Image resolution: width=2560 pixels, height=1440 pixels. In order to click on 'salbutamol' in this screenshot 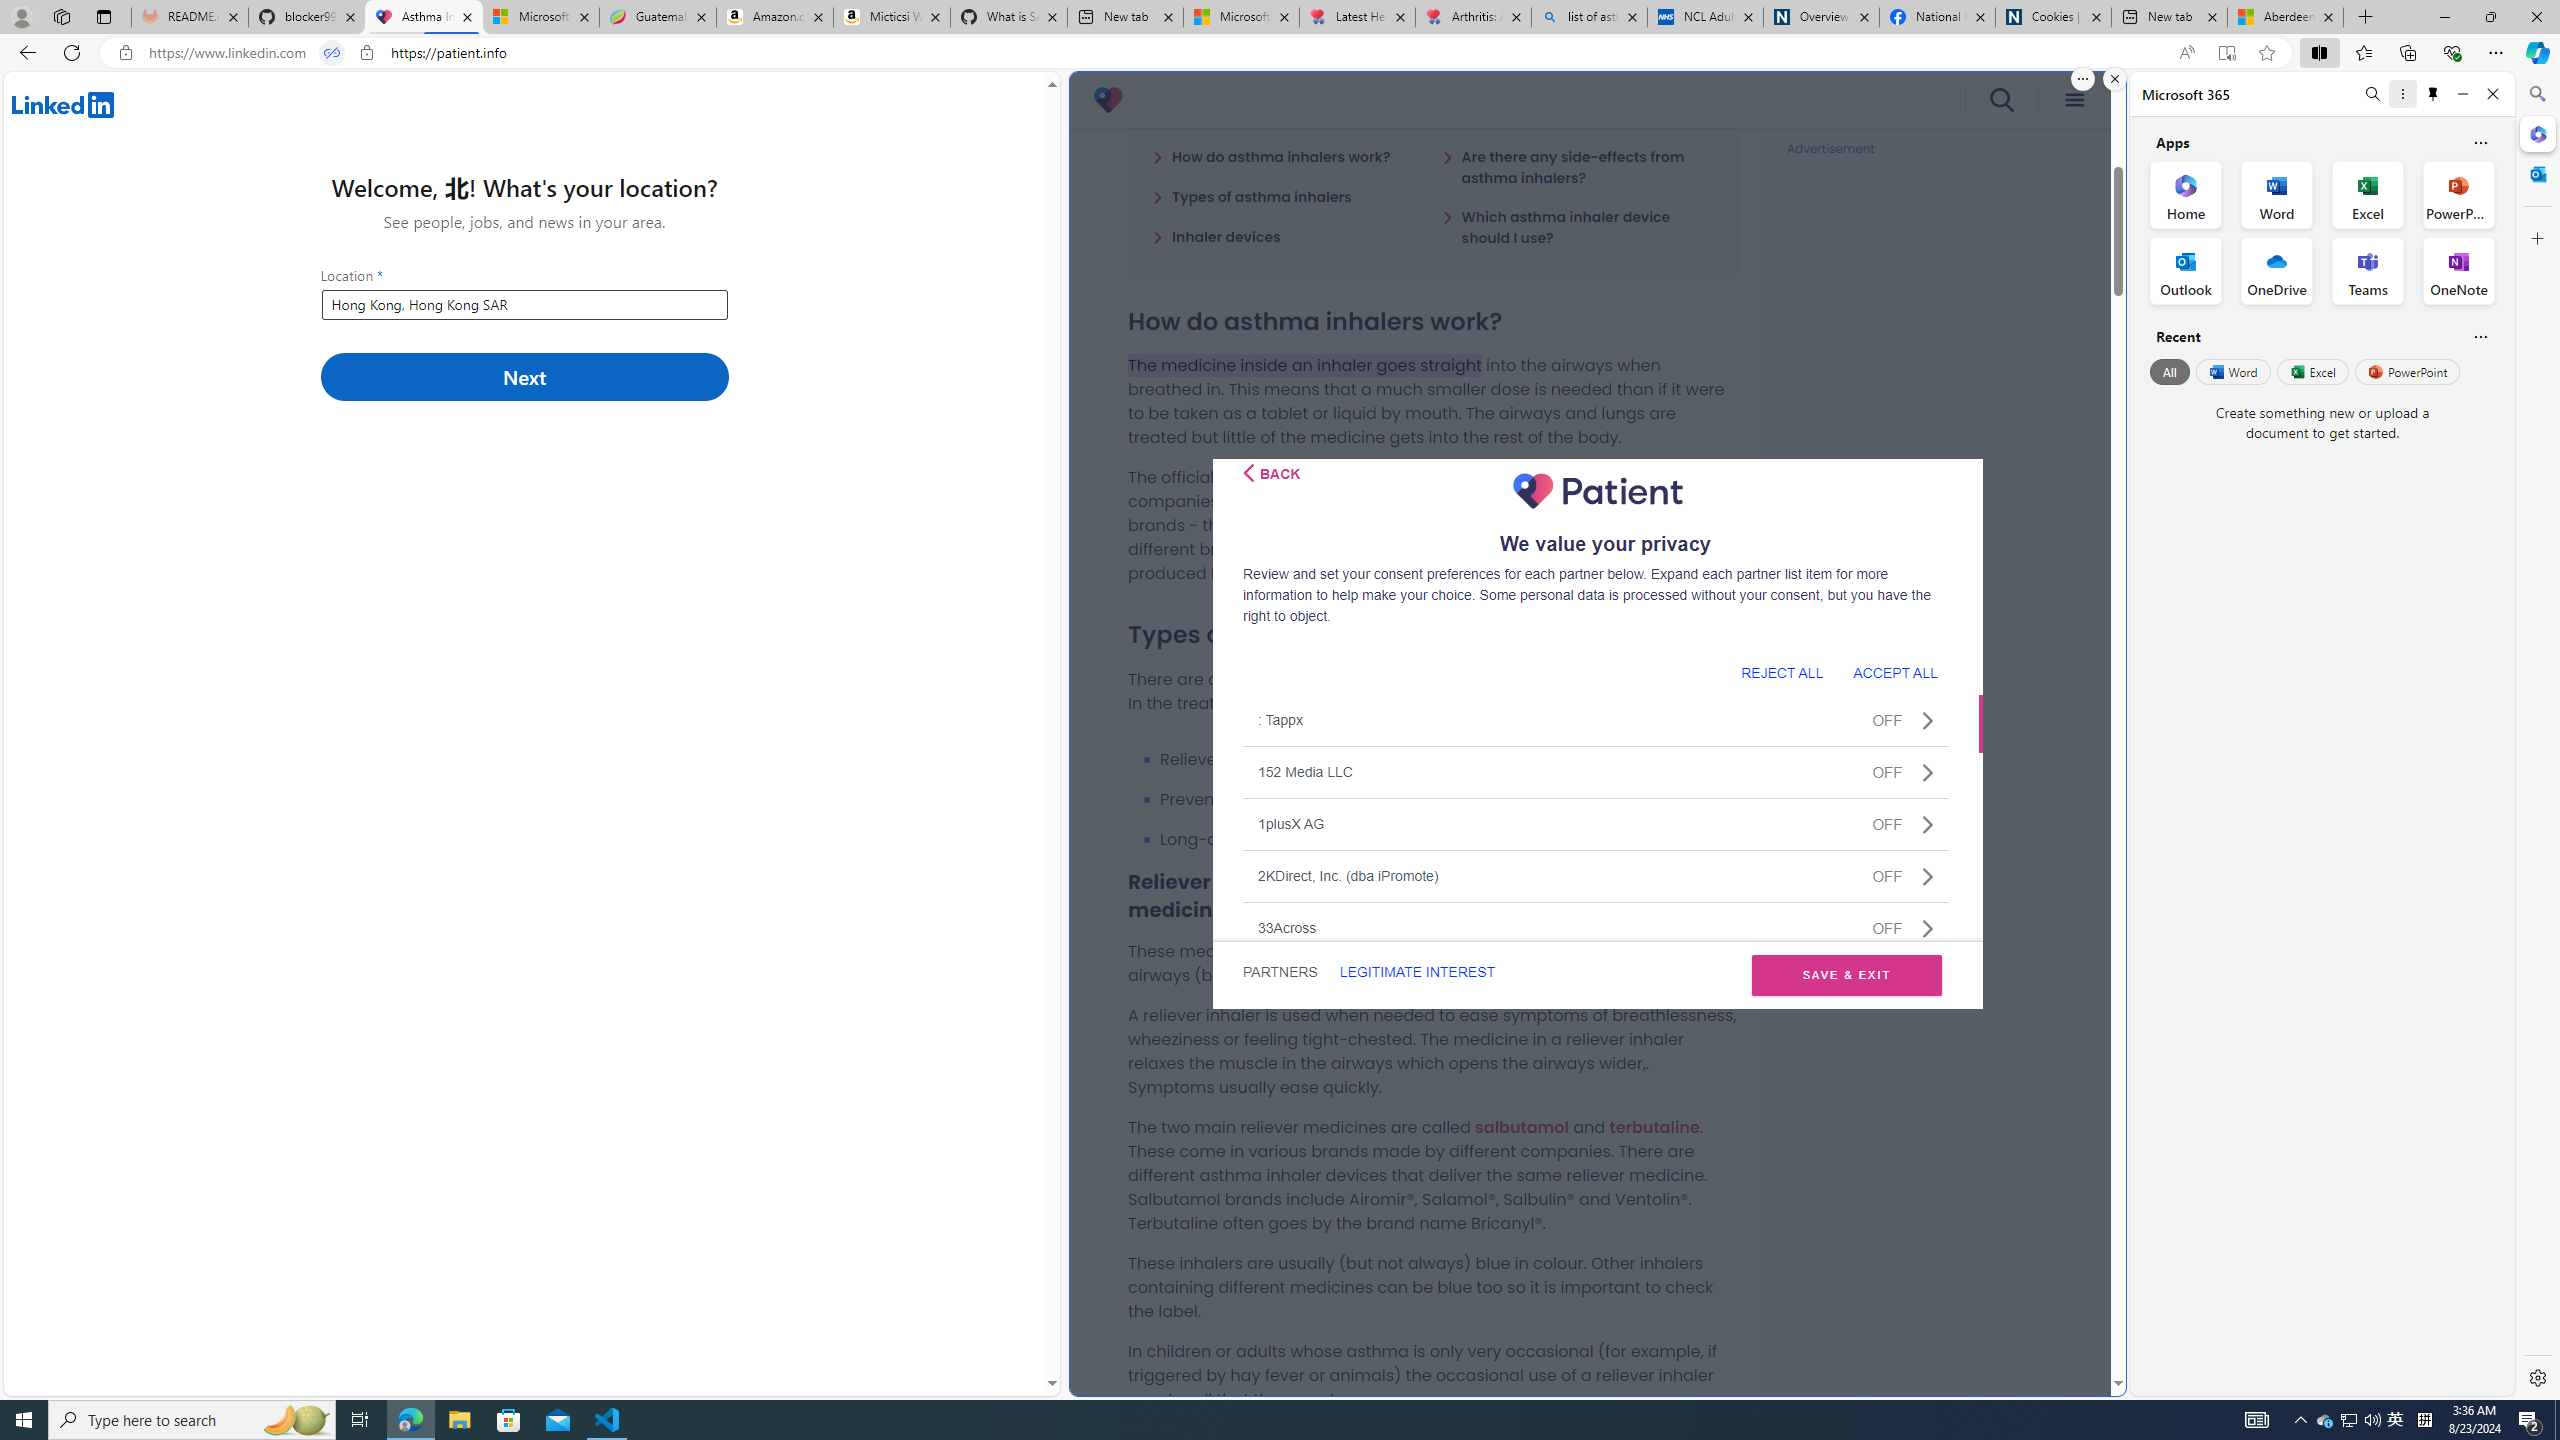, I will do `click(1520, 1125)`.